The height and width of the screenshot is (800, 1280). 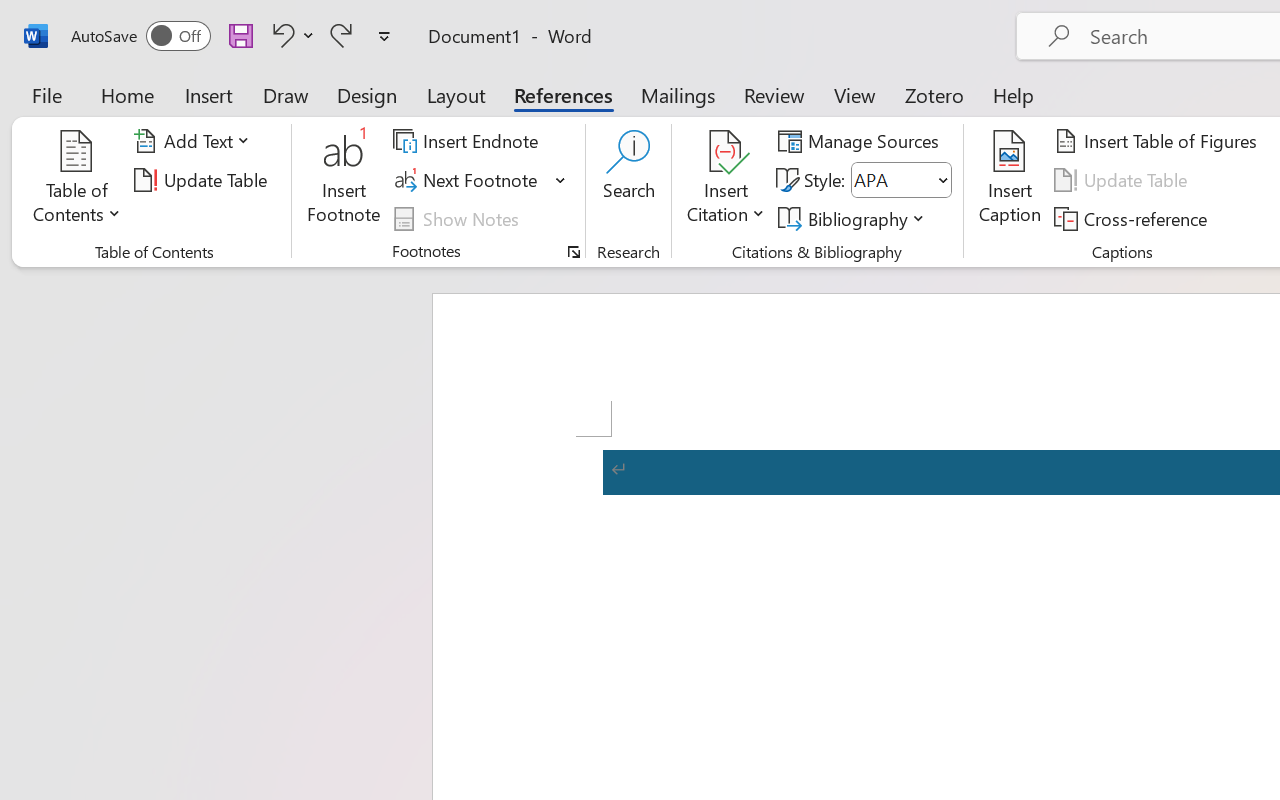 I want to click on 'Undo Apply Quick Style Set', so click(x=289, y=34).